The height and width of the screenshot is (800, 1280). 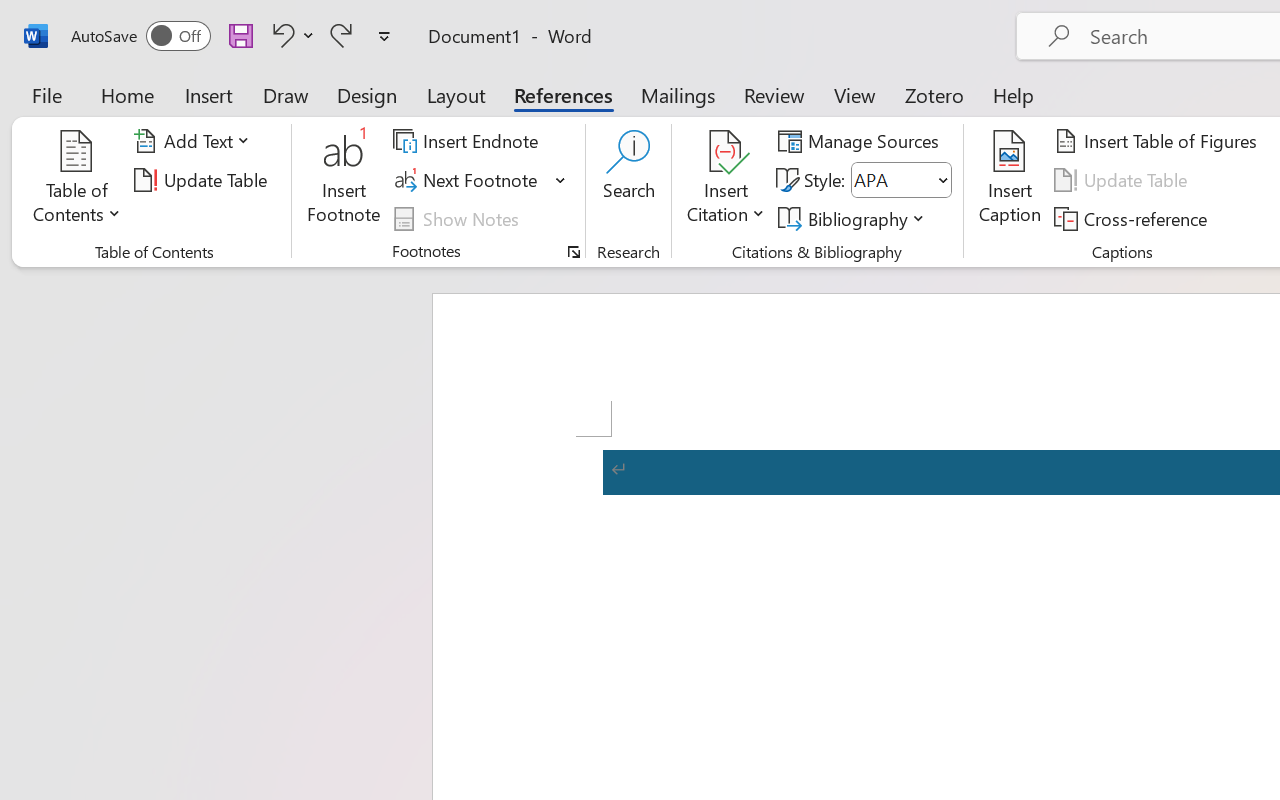 I want to click on 'Undo Apply Quick Style Set', so click(x=289, y=34).